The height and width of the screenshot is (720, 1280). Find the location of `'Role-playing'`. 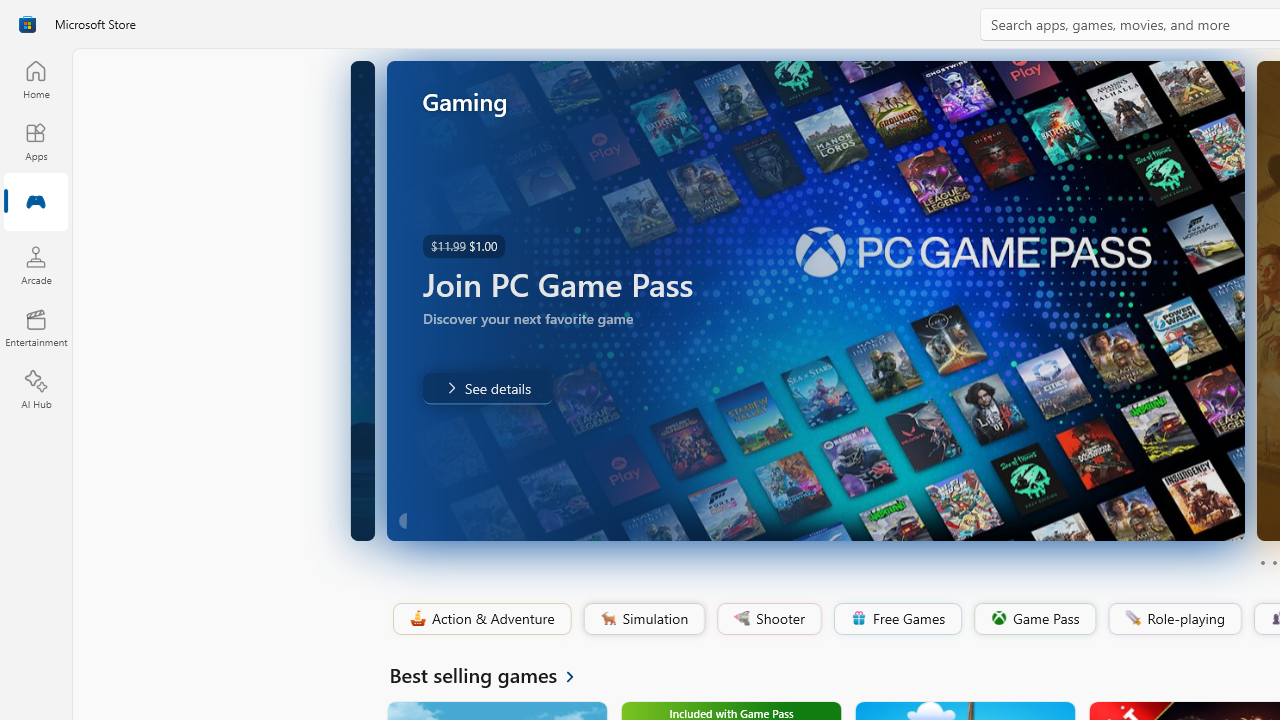

'Role-playing' is located at coordinates (1175, 618).